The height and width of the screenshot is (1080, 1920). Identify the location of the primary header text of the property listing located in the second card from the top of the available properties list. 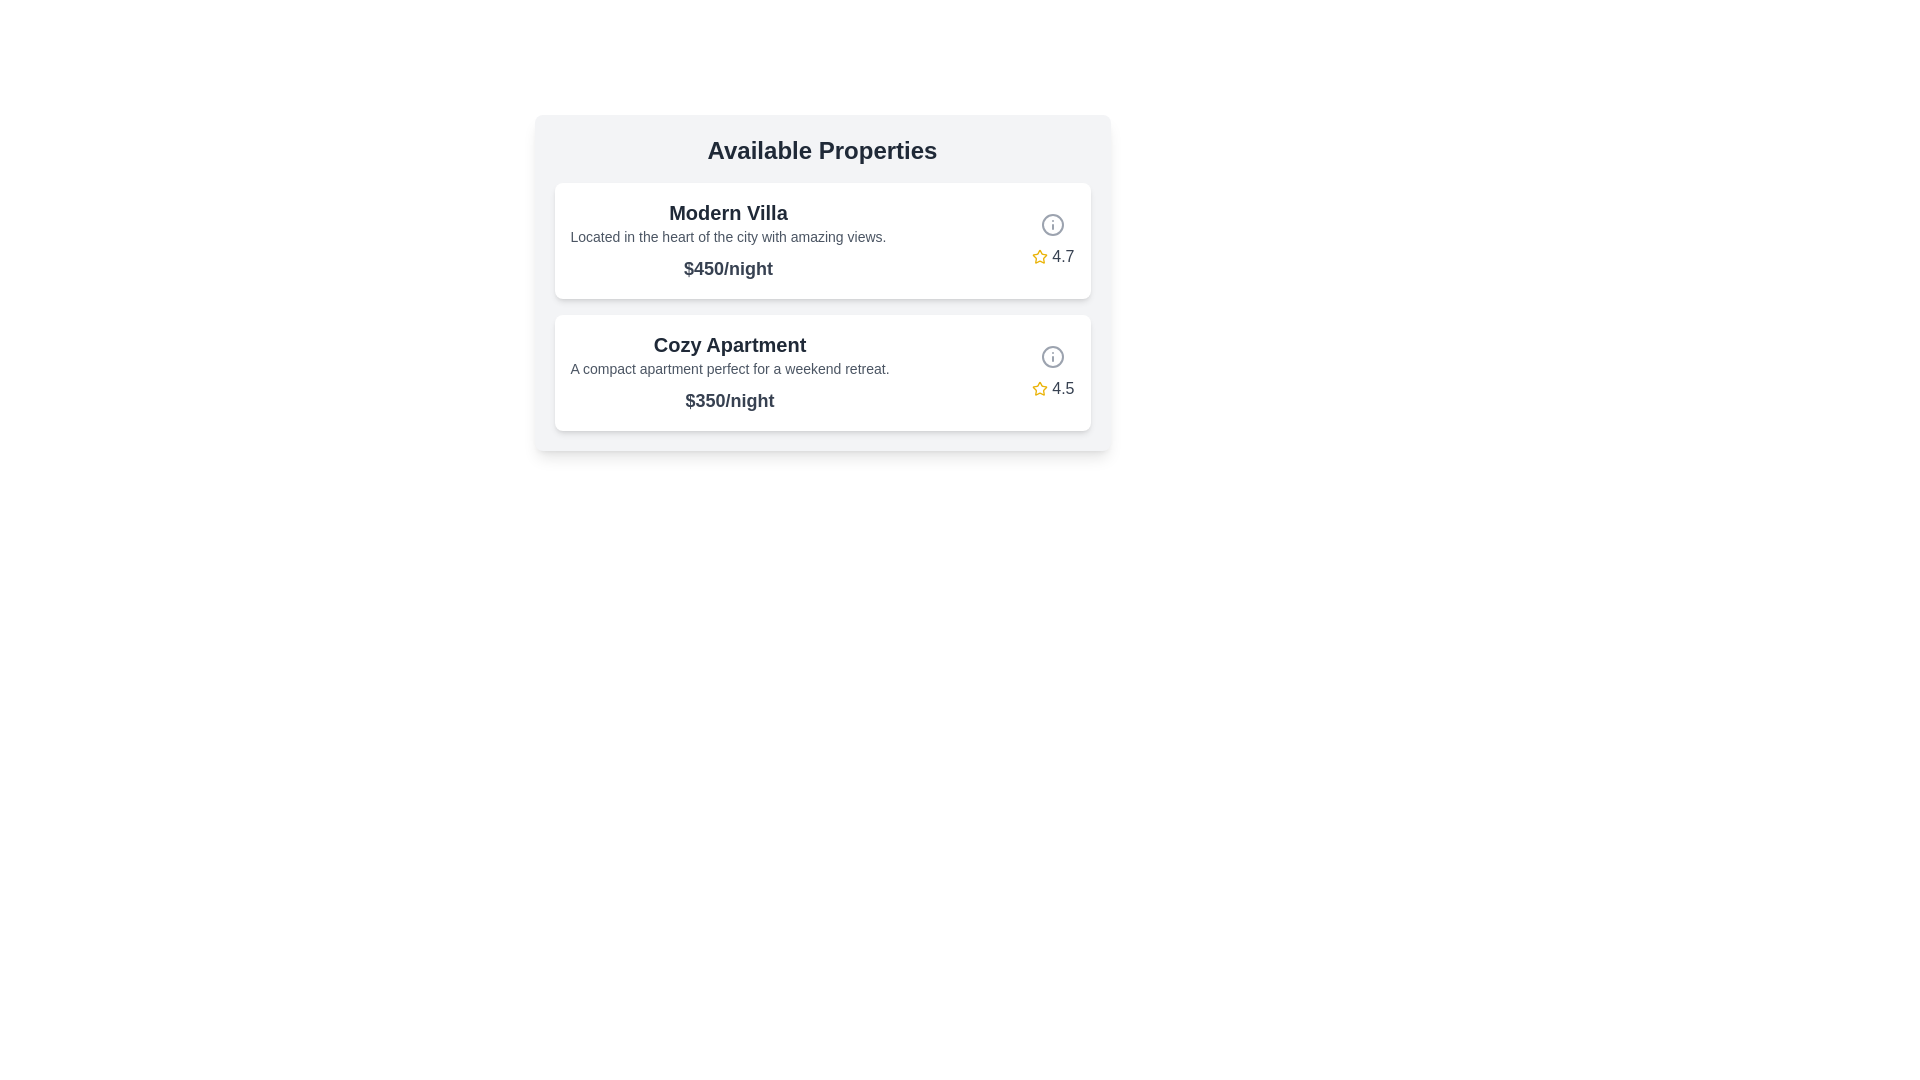
(728, 343).